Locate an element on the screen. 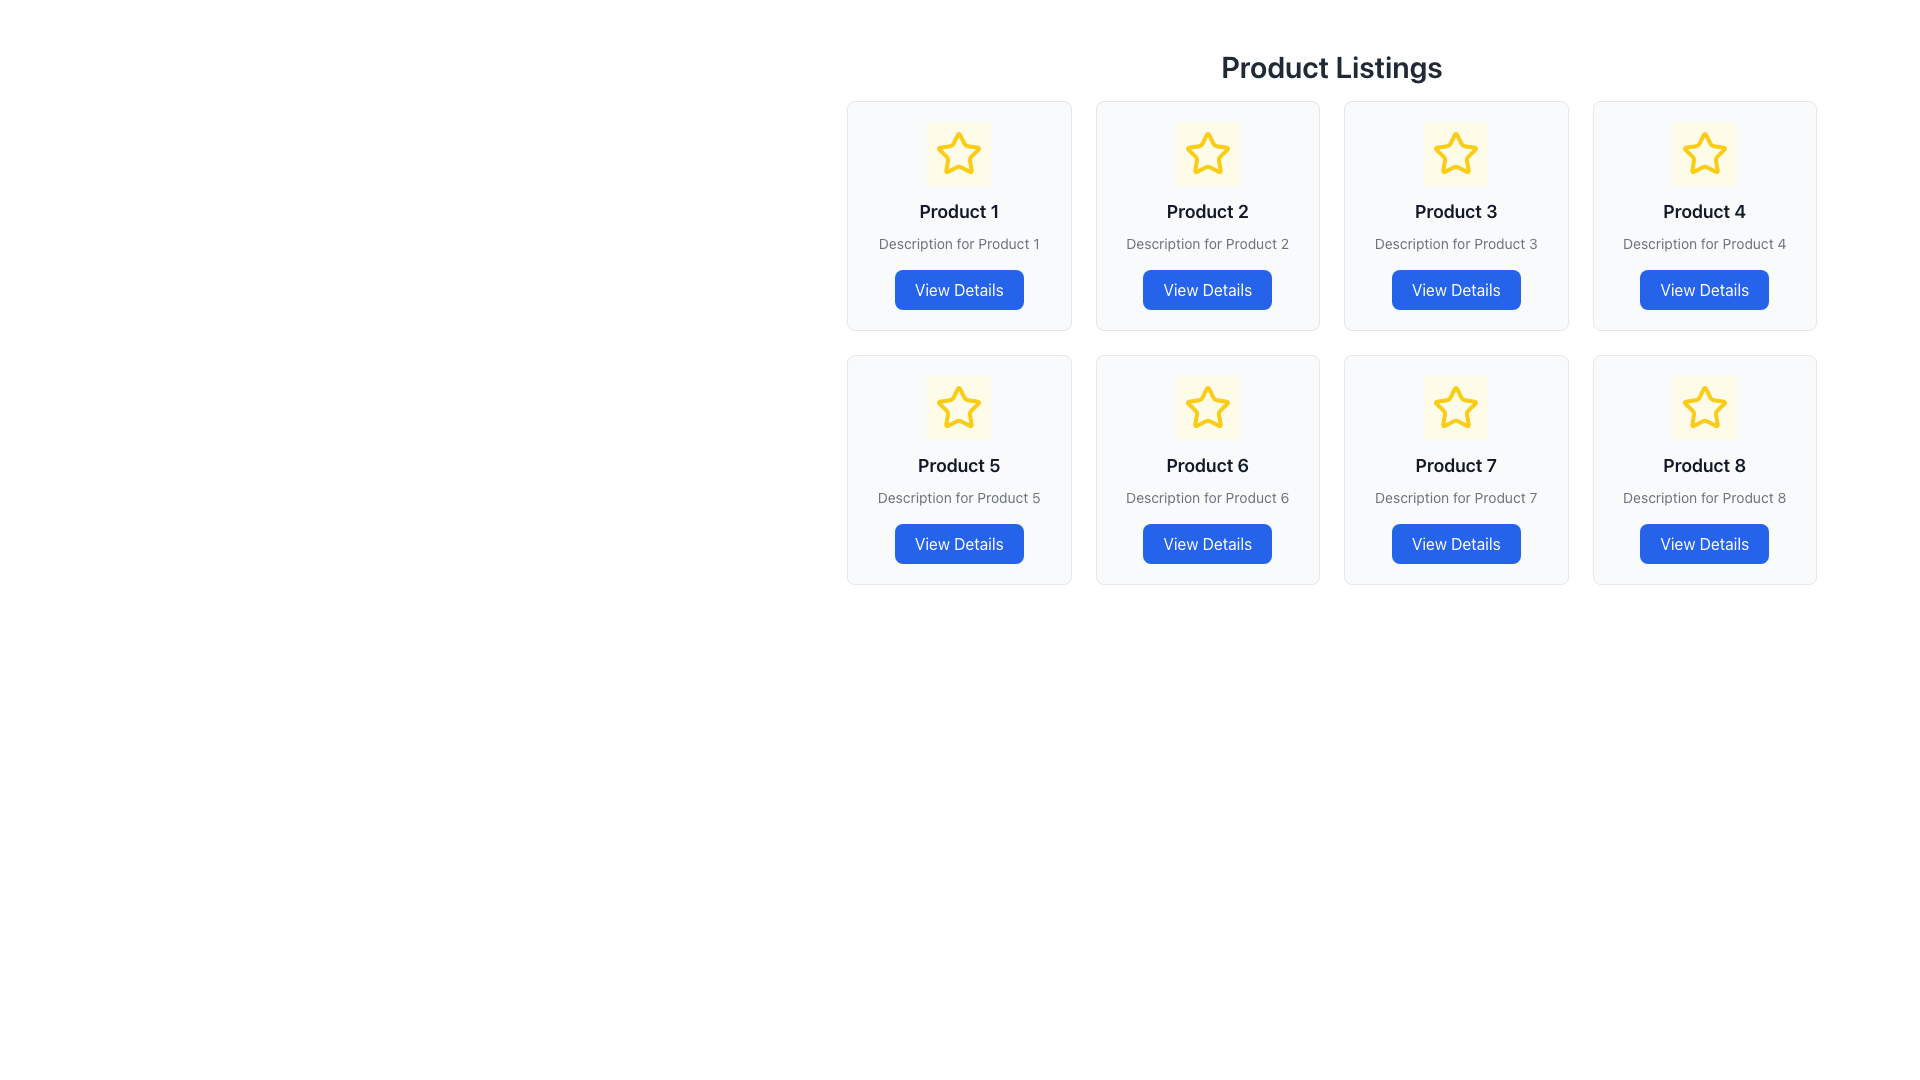 The width and height of the screenshot is (1920, 1080). the button located within the card labeled 'Product 3' is located at coordinates (1456, 289).